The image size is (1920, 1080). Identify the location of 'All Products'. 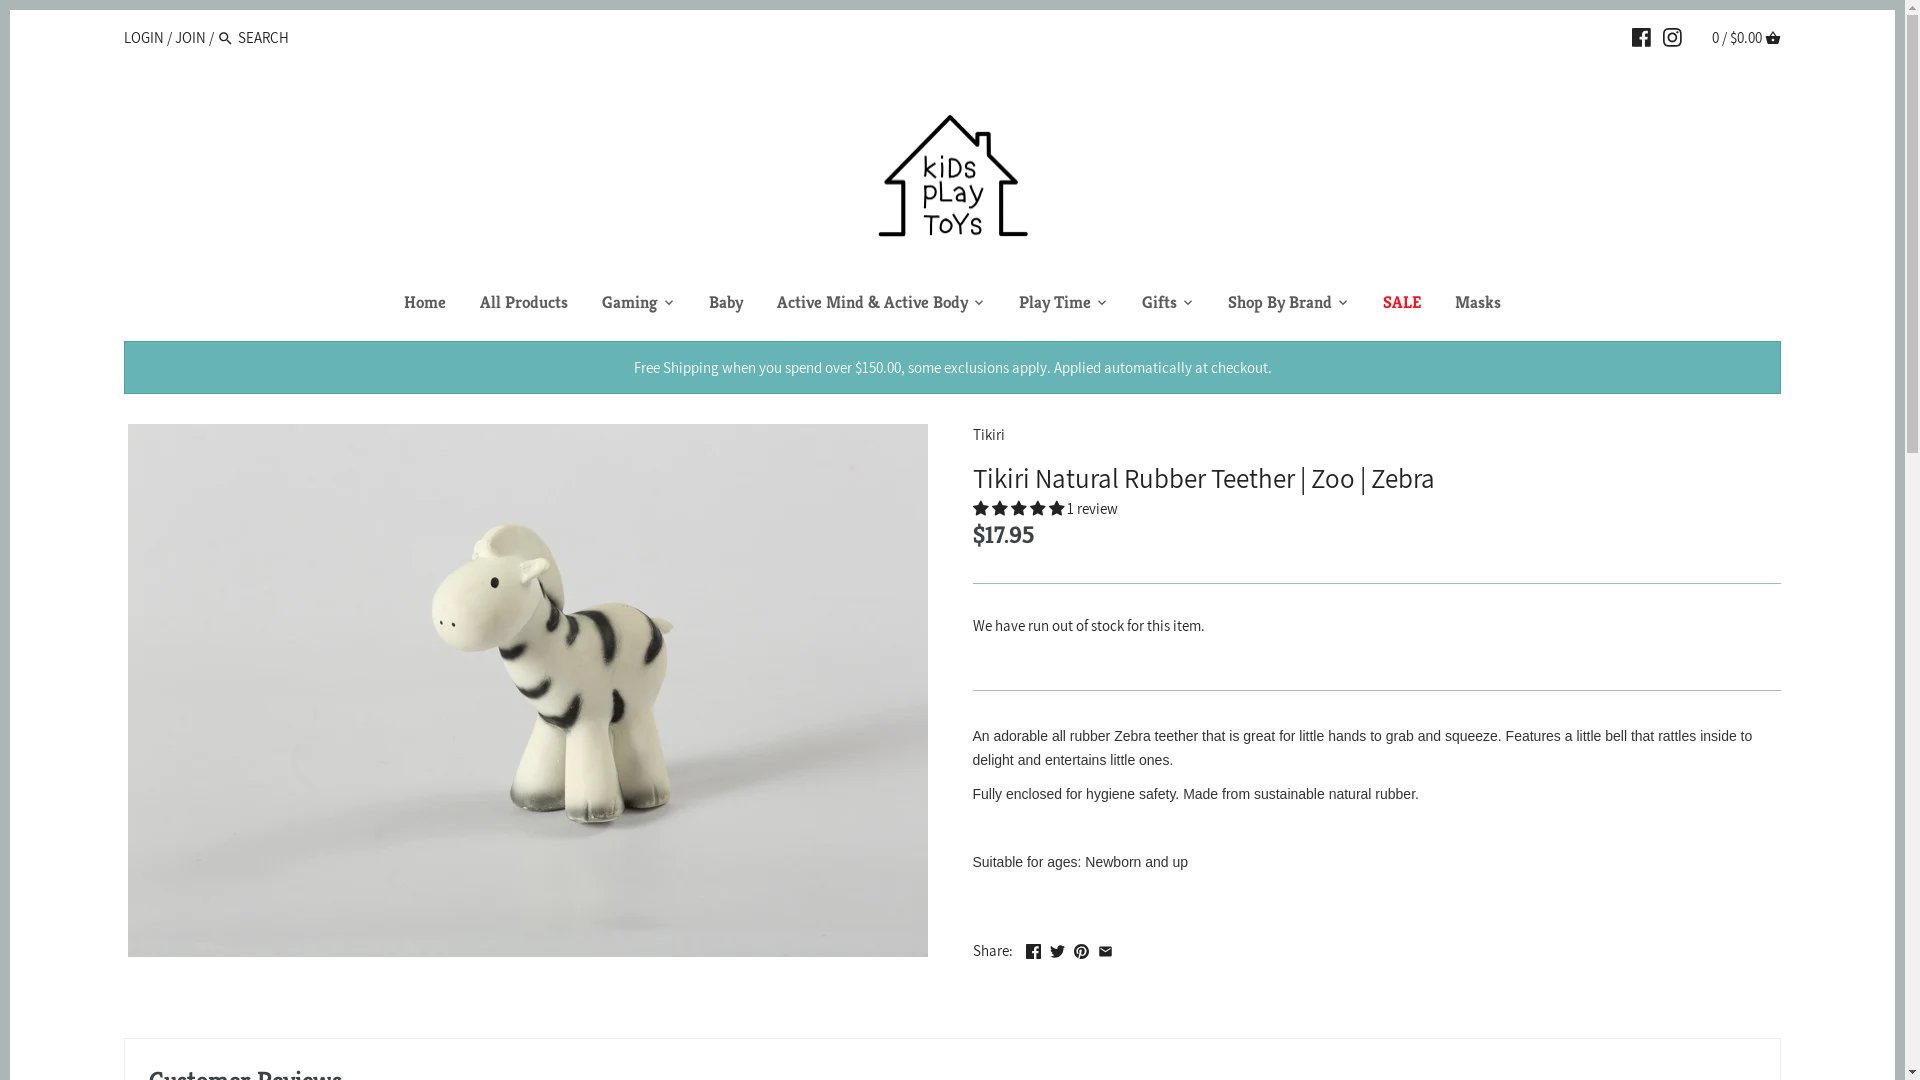
(523, 304).